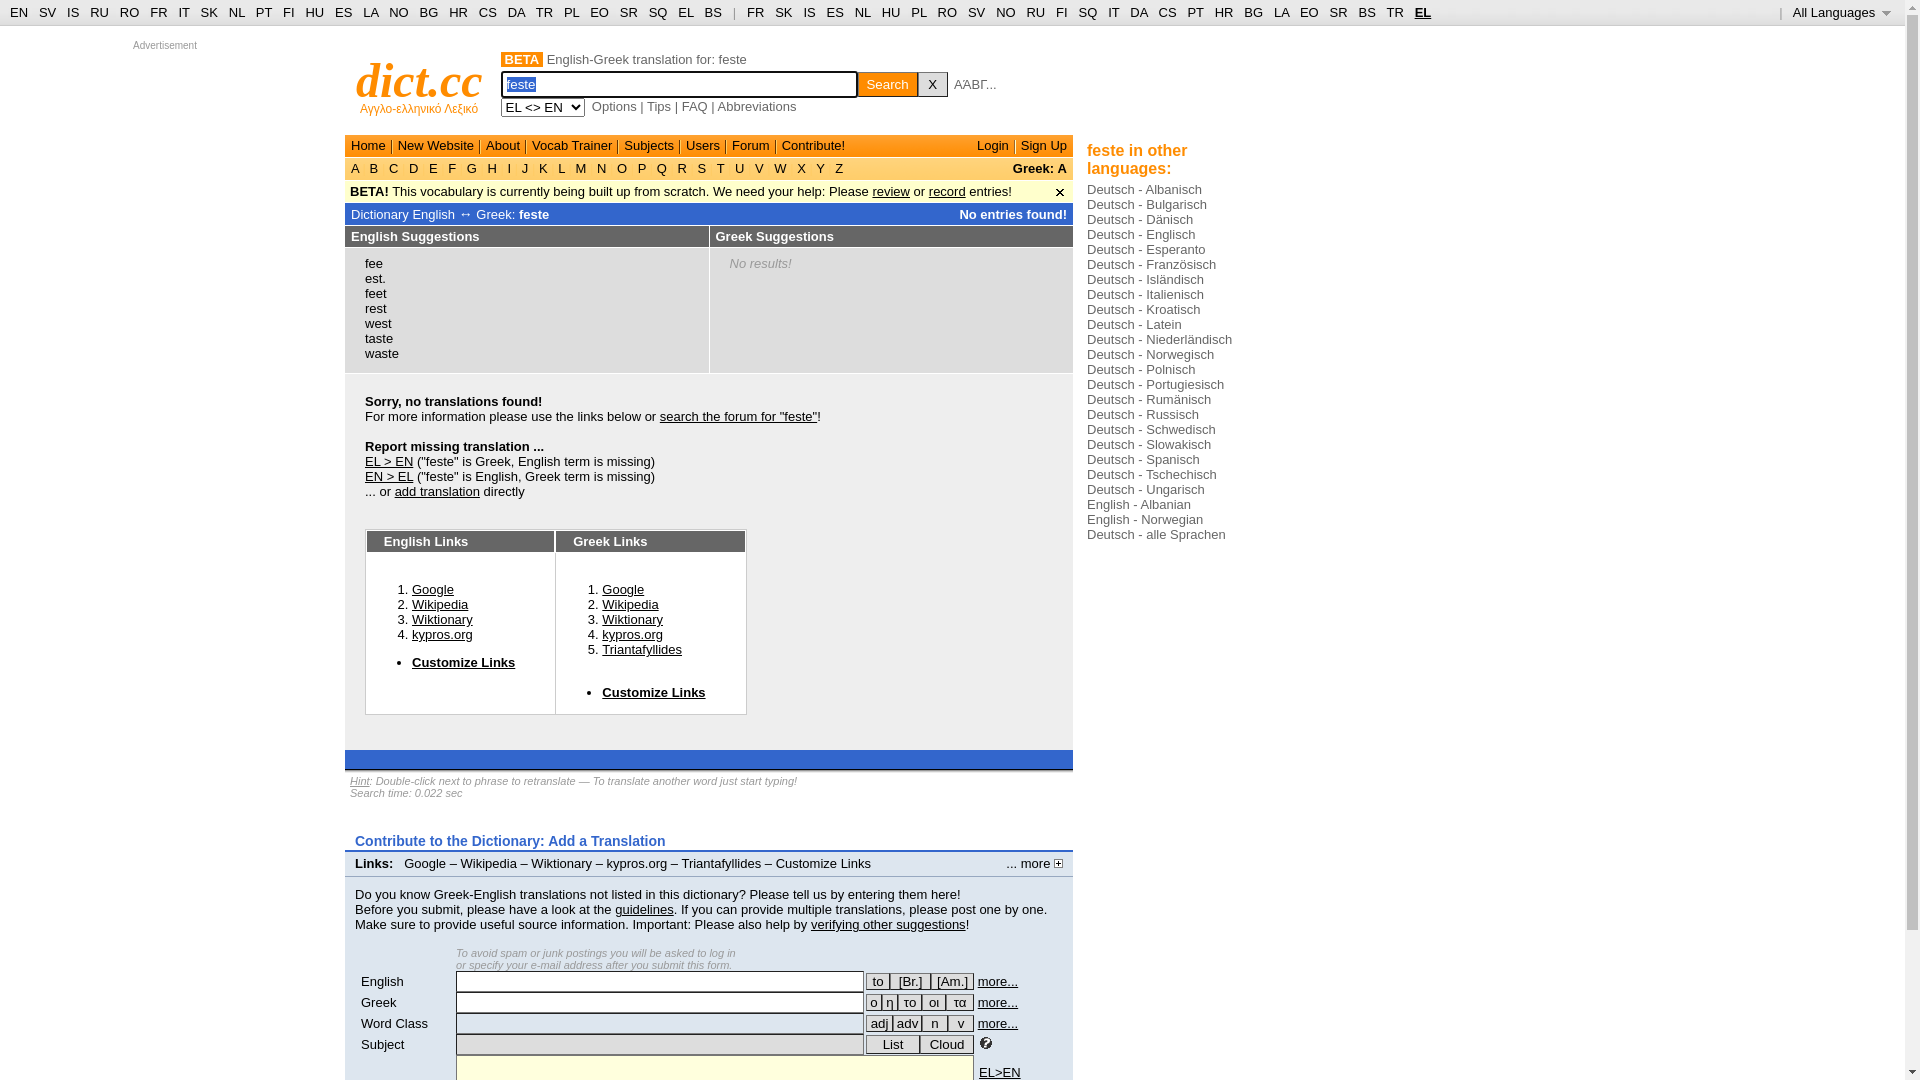  What do you see at coordinates (661, 167) in the screenshot?
I see `'Q'` at bounding box center [661, 167].